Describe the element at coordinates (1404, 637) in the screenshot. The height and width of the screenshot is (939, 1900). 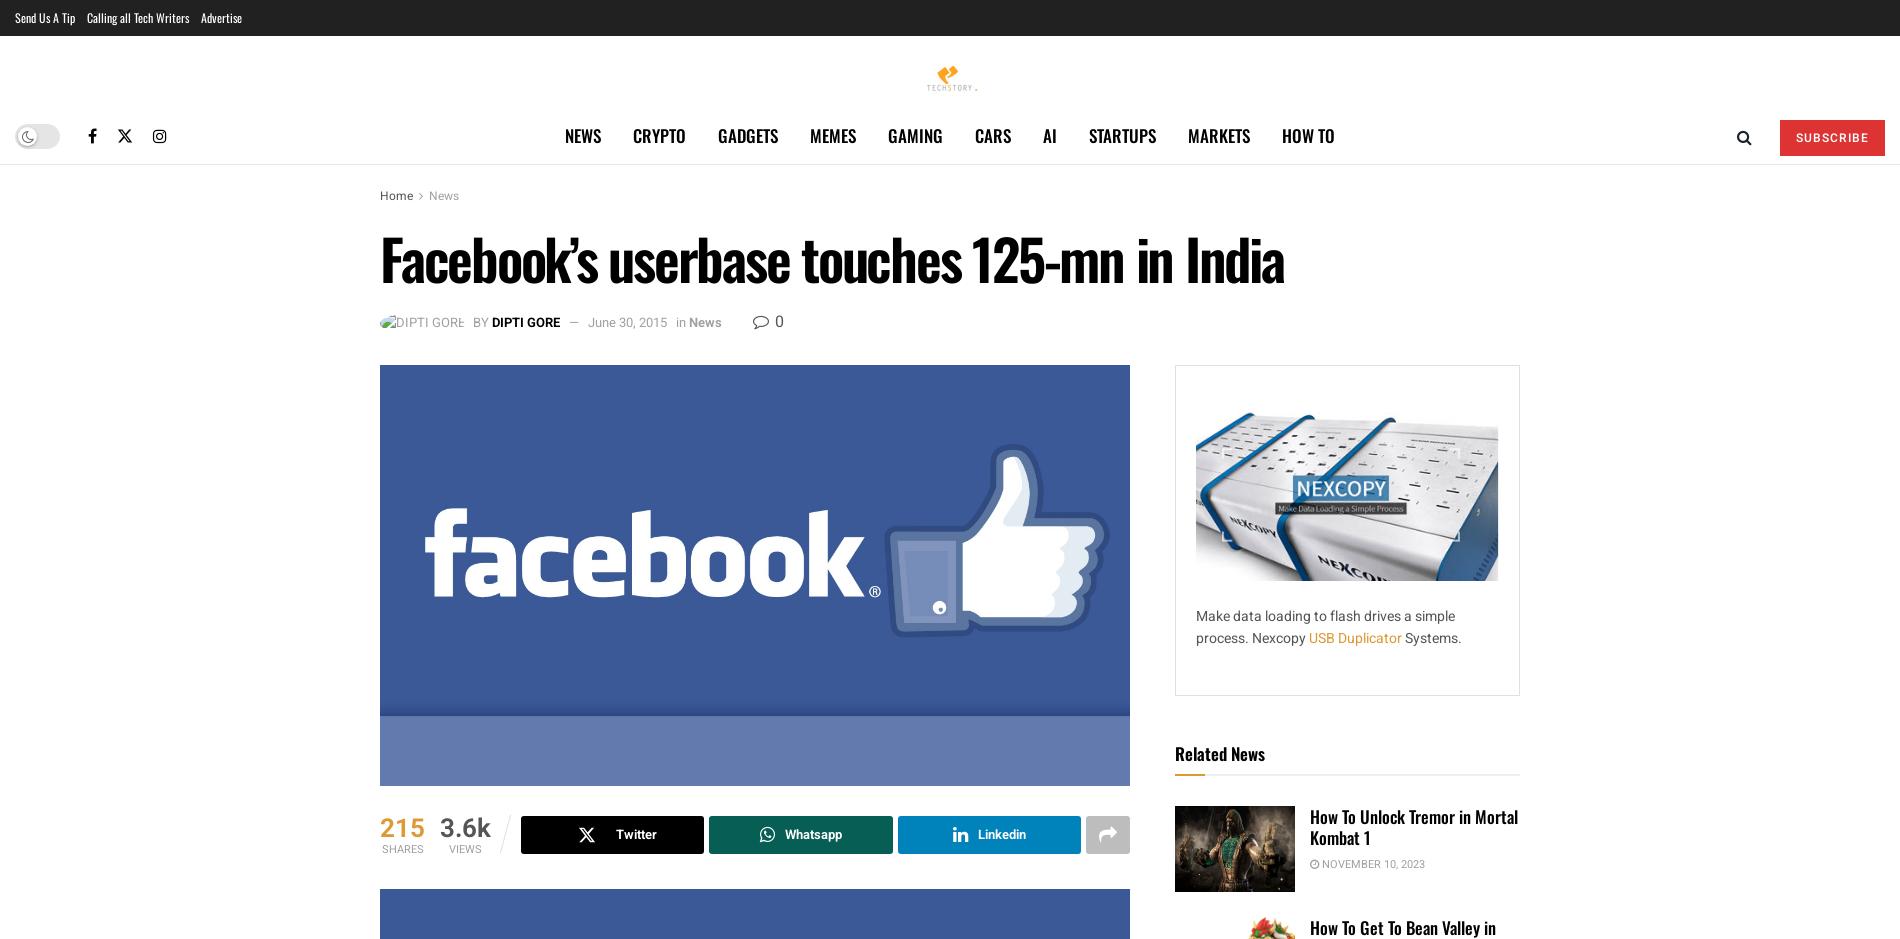
I see `'Systems.'` at that location.